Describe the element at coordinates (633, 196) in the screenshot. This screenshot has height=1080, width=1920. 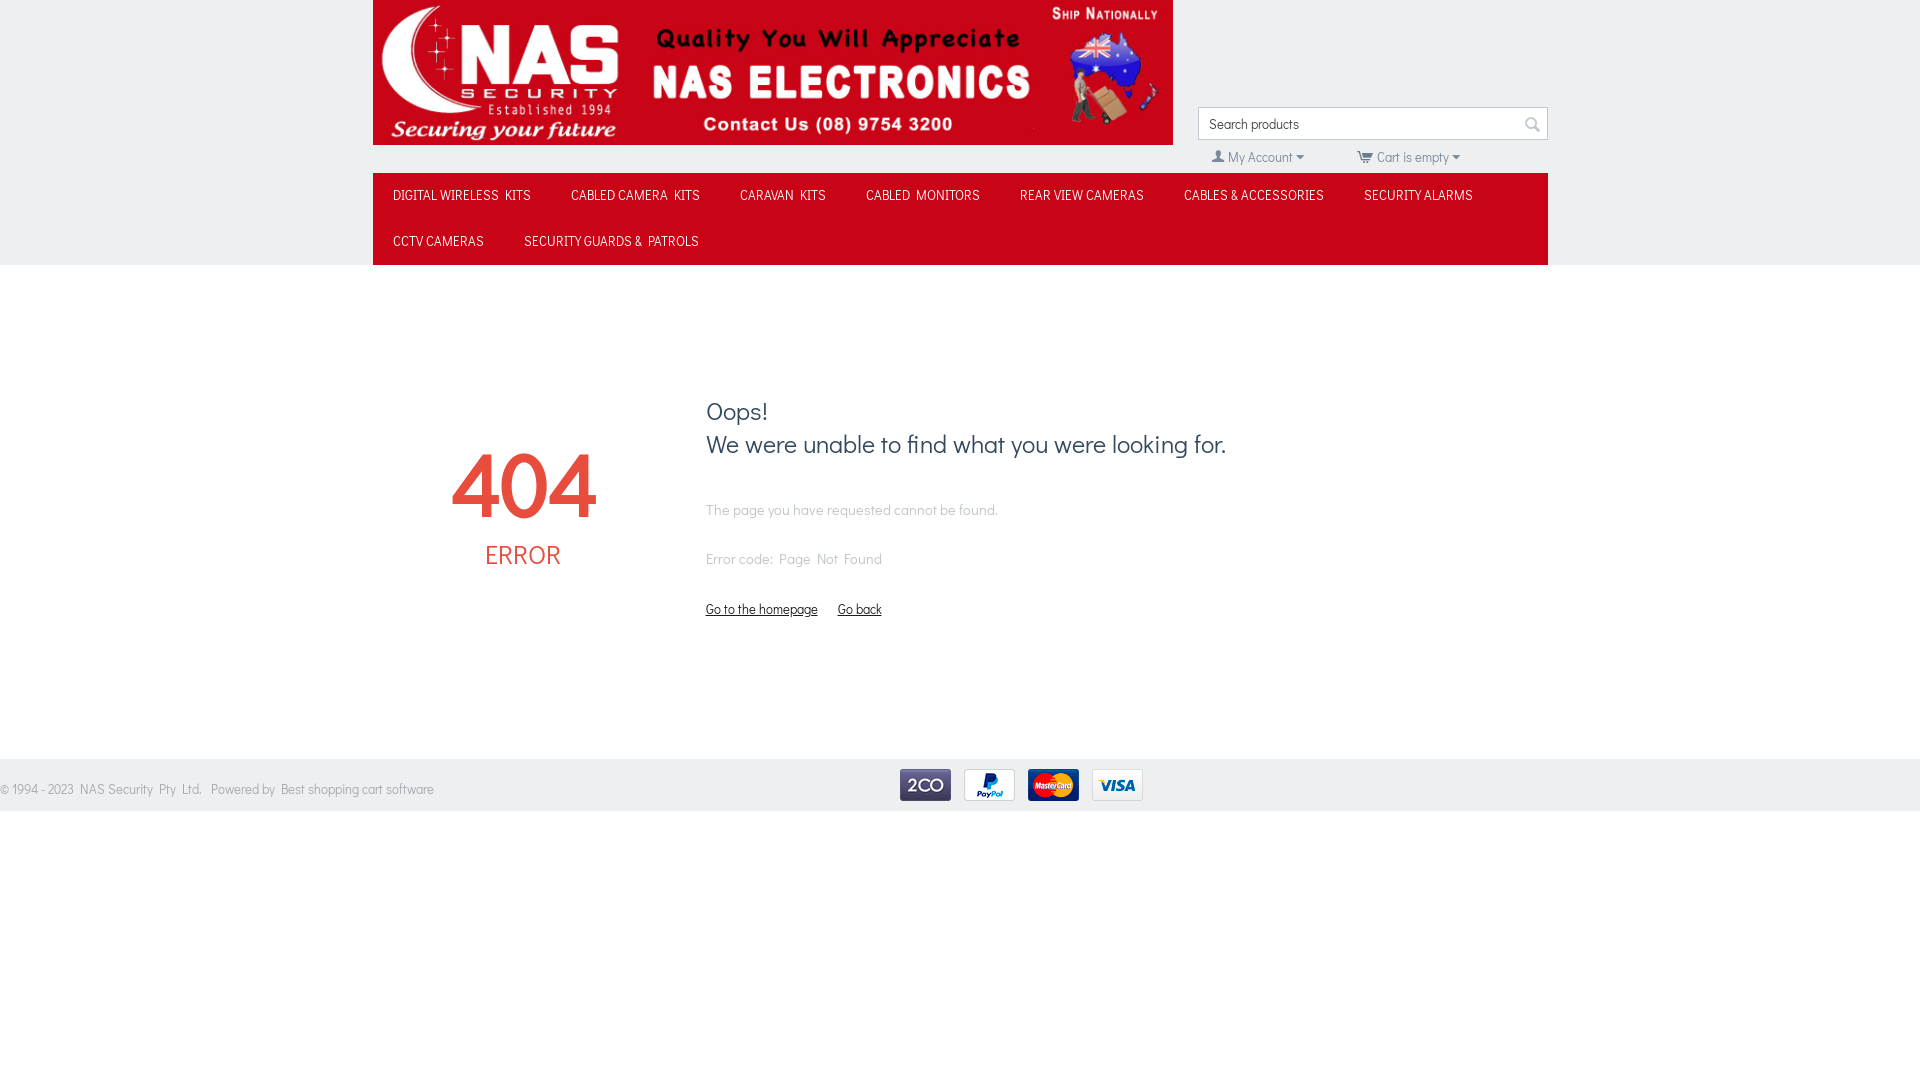
I see `'CABLED CAMERA KITS'` at that location.